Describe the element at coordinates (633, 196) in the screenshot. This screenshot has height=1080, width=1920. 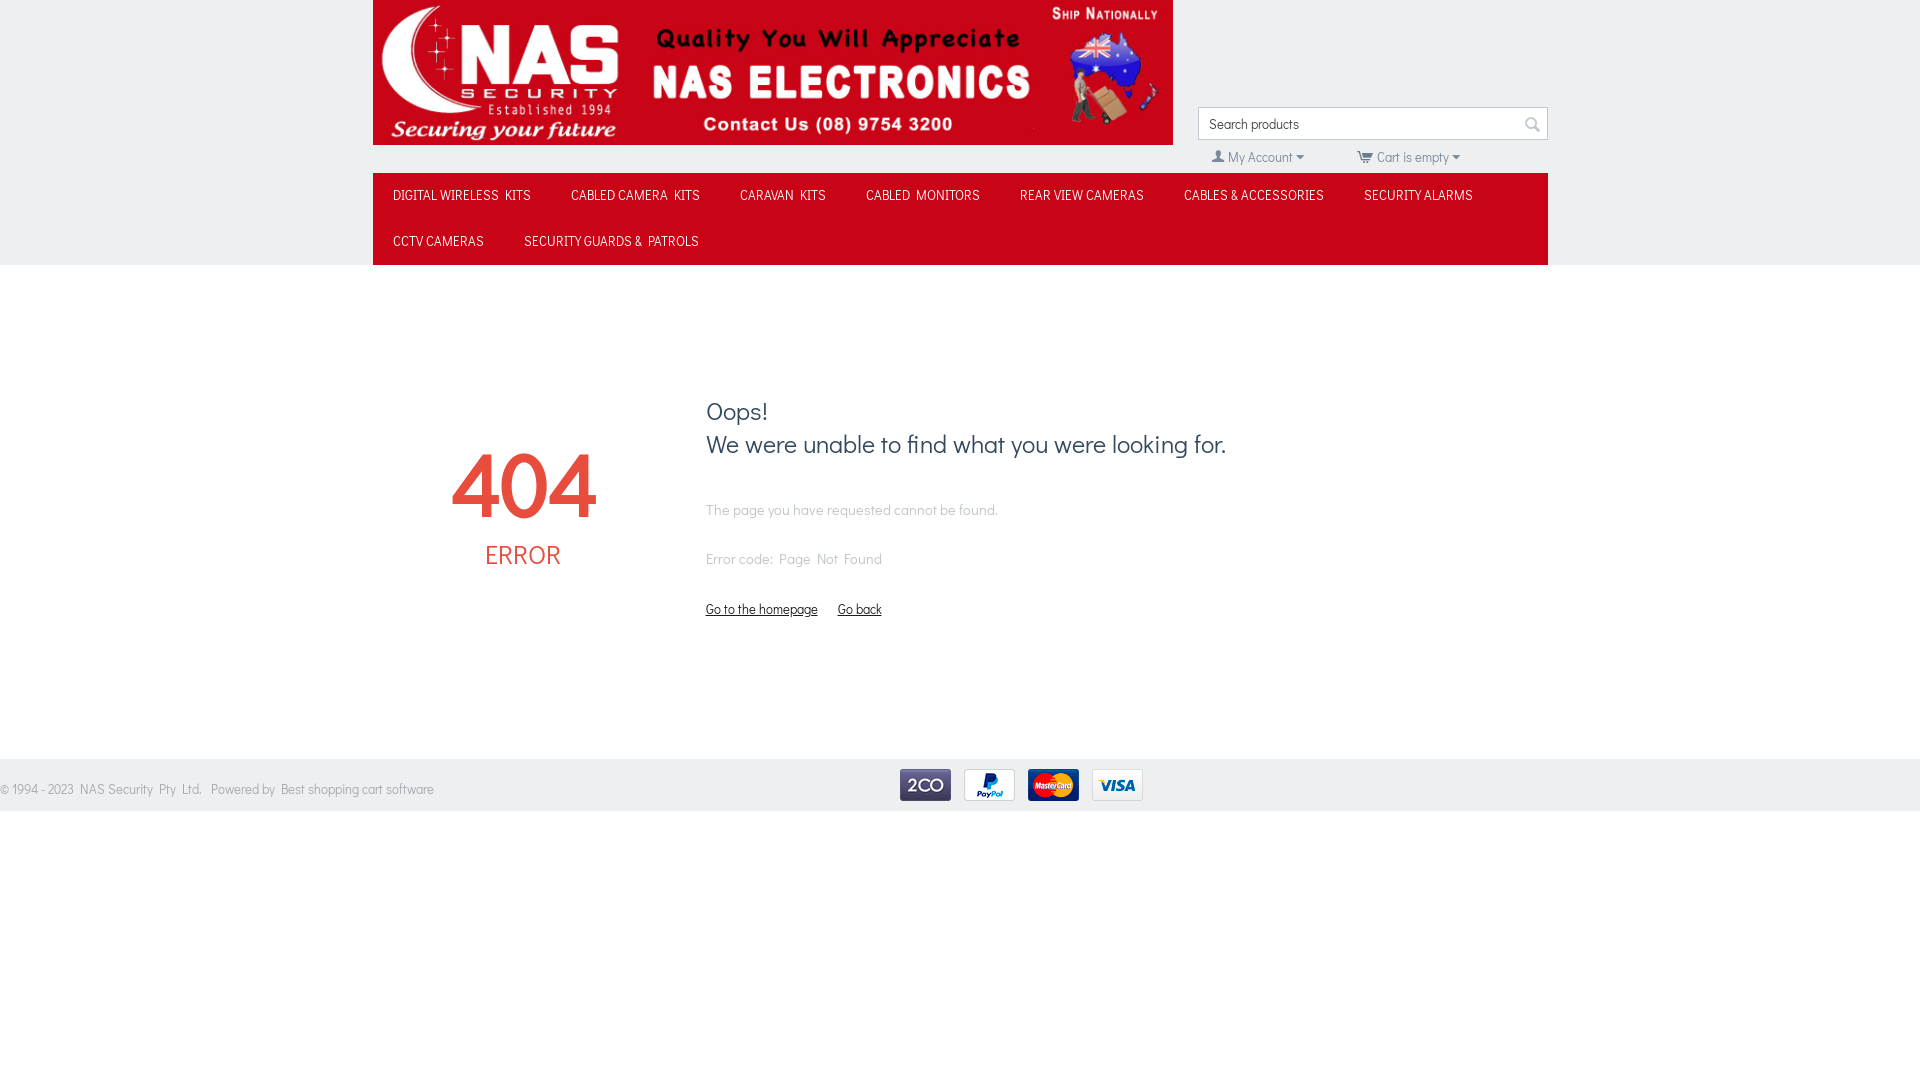
I see `'CABLED CAMERA KITS'` at that location.